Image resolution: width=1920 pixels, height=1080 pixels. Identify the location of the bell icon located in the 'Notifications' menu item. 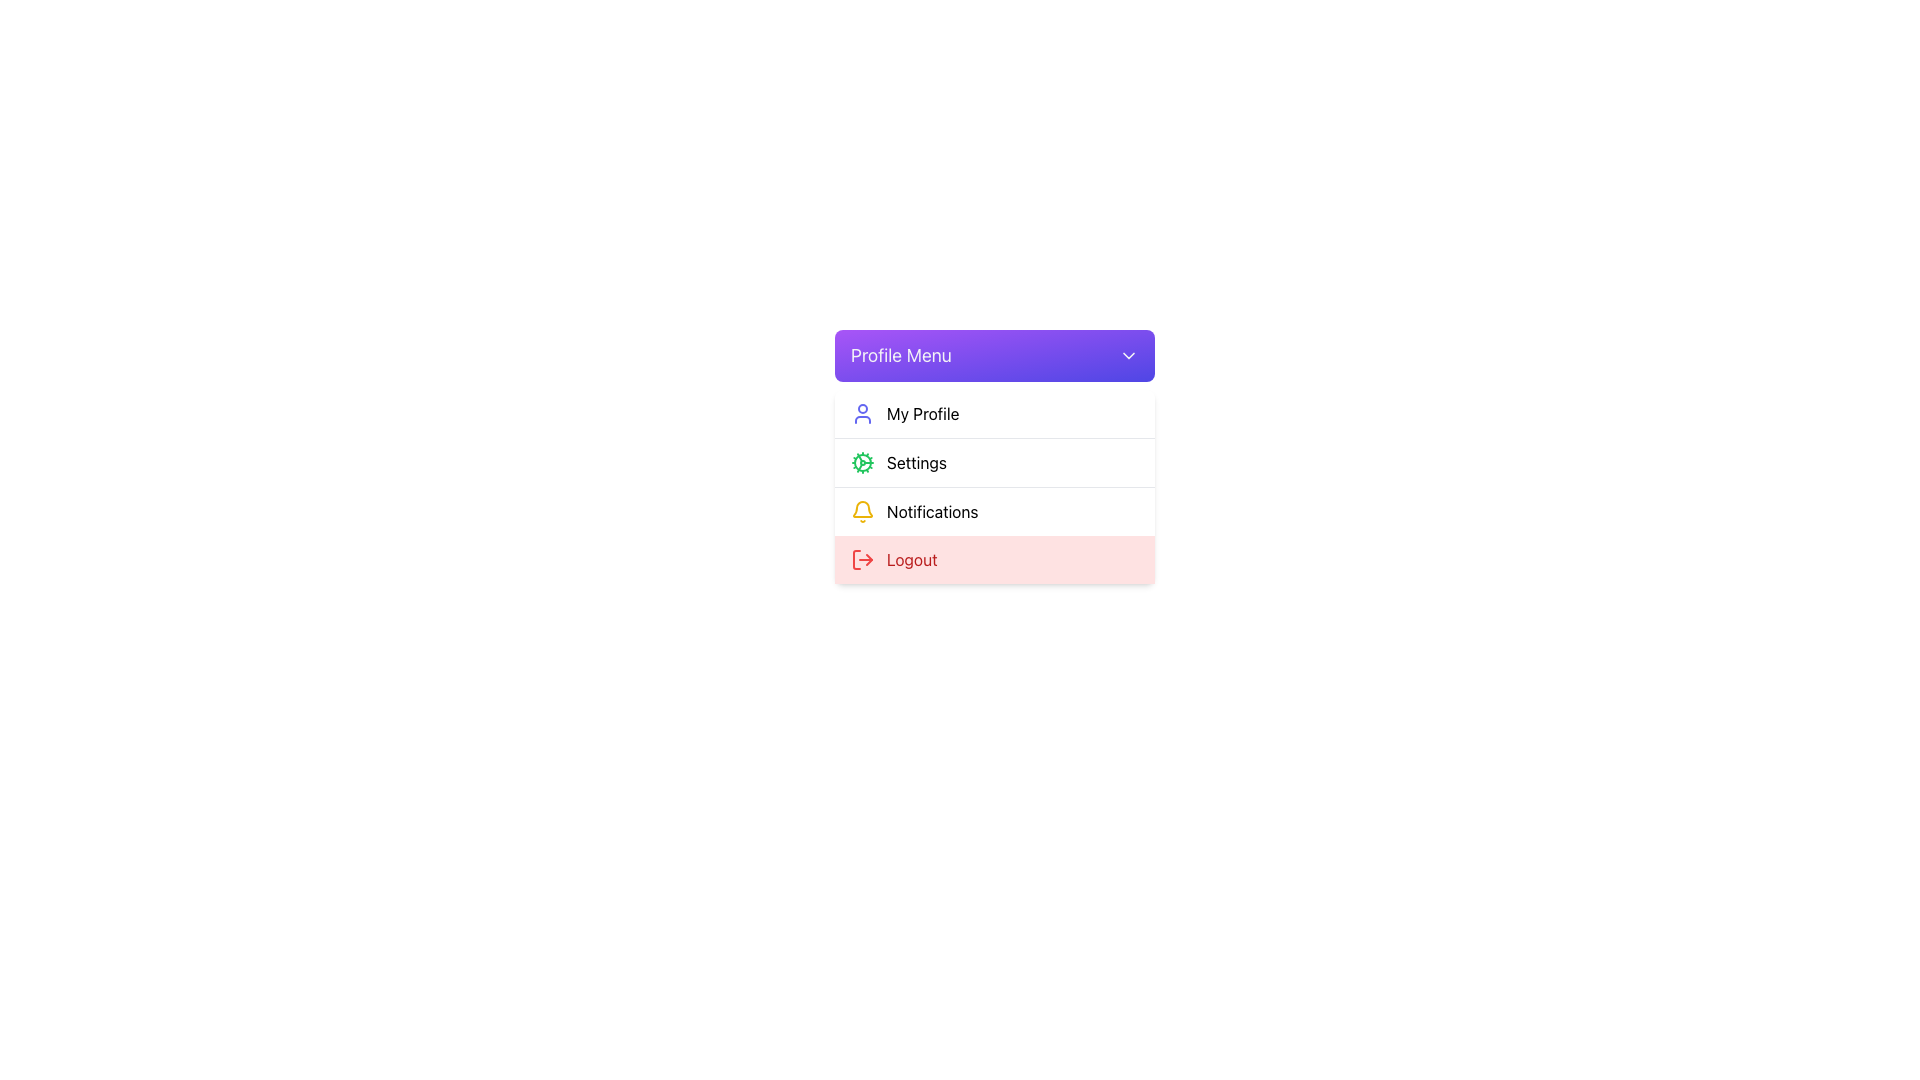
(863, 511).